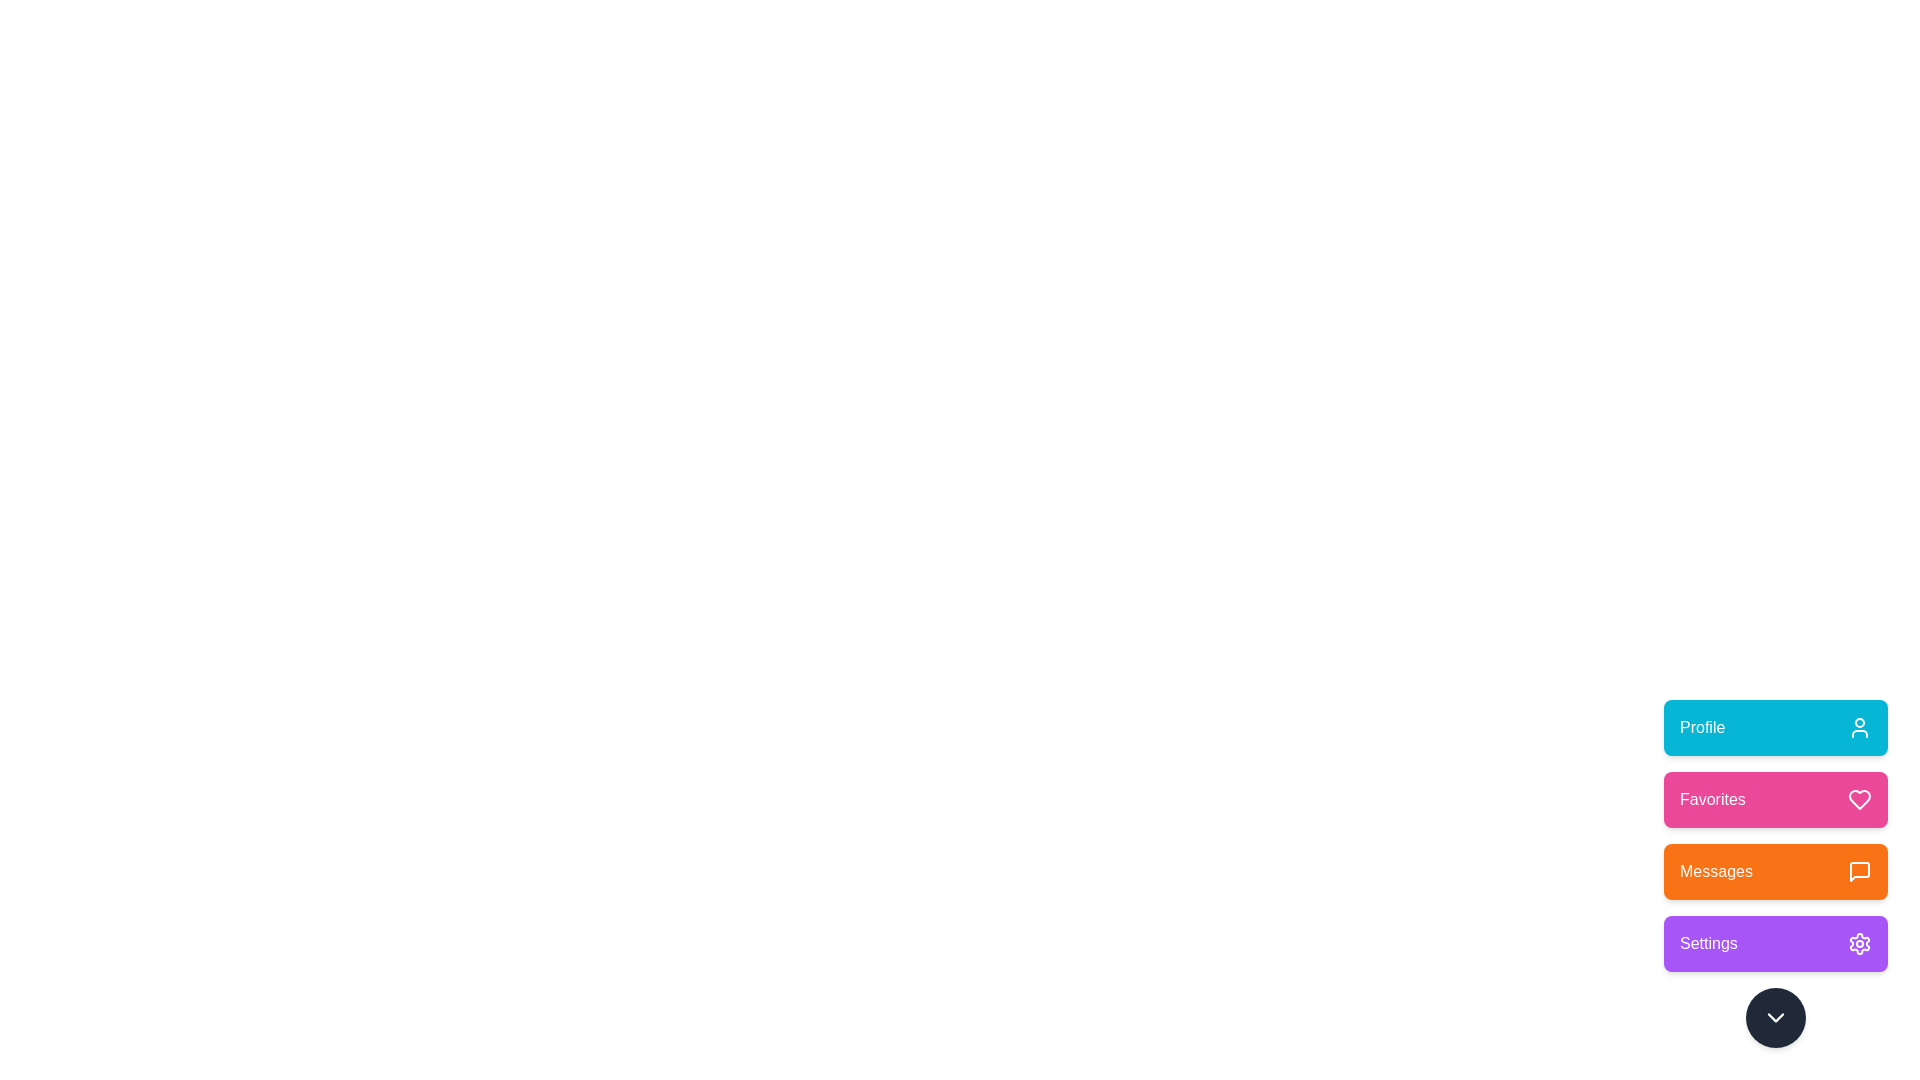 This screenshot has height=1080, width=1920. Describe the element at coordinates (1776, 944) in the screenshot. I see `the Settings button to observe its hover effect` at that location.